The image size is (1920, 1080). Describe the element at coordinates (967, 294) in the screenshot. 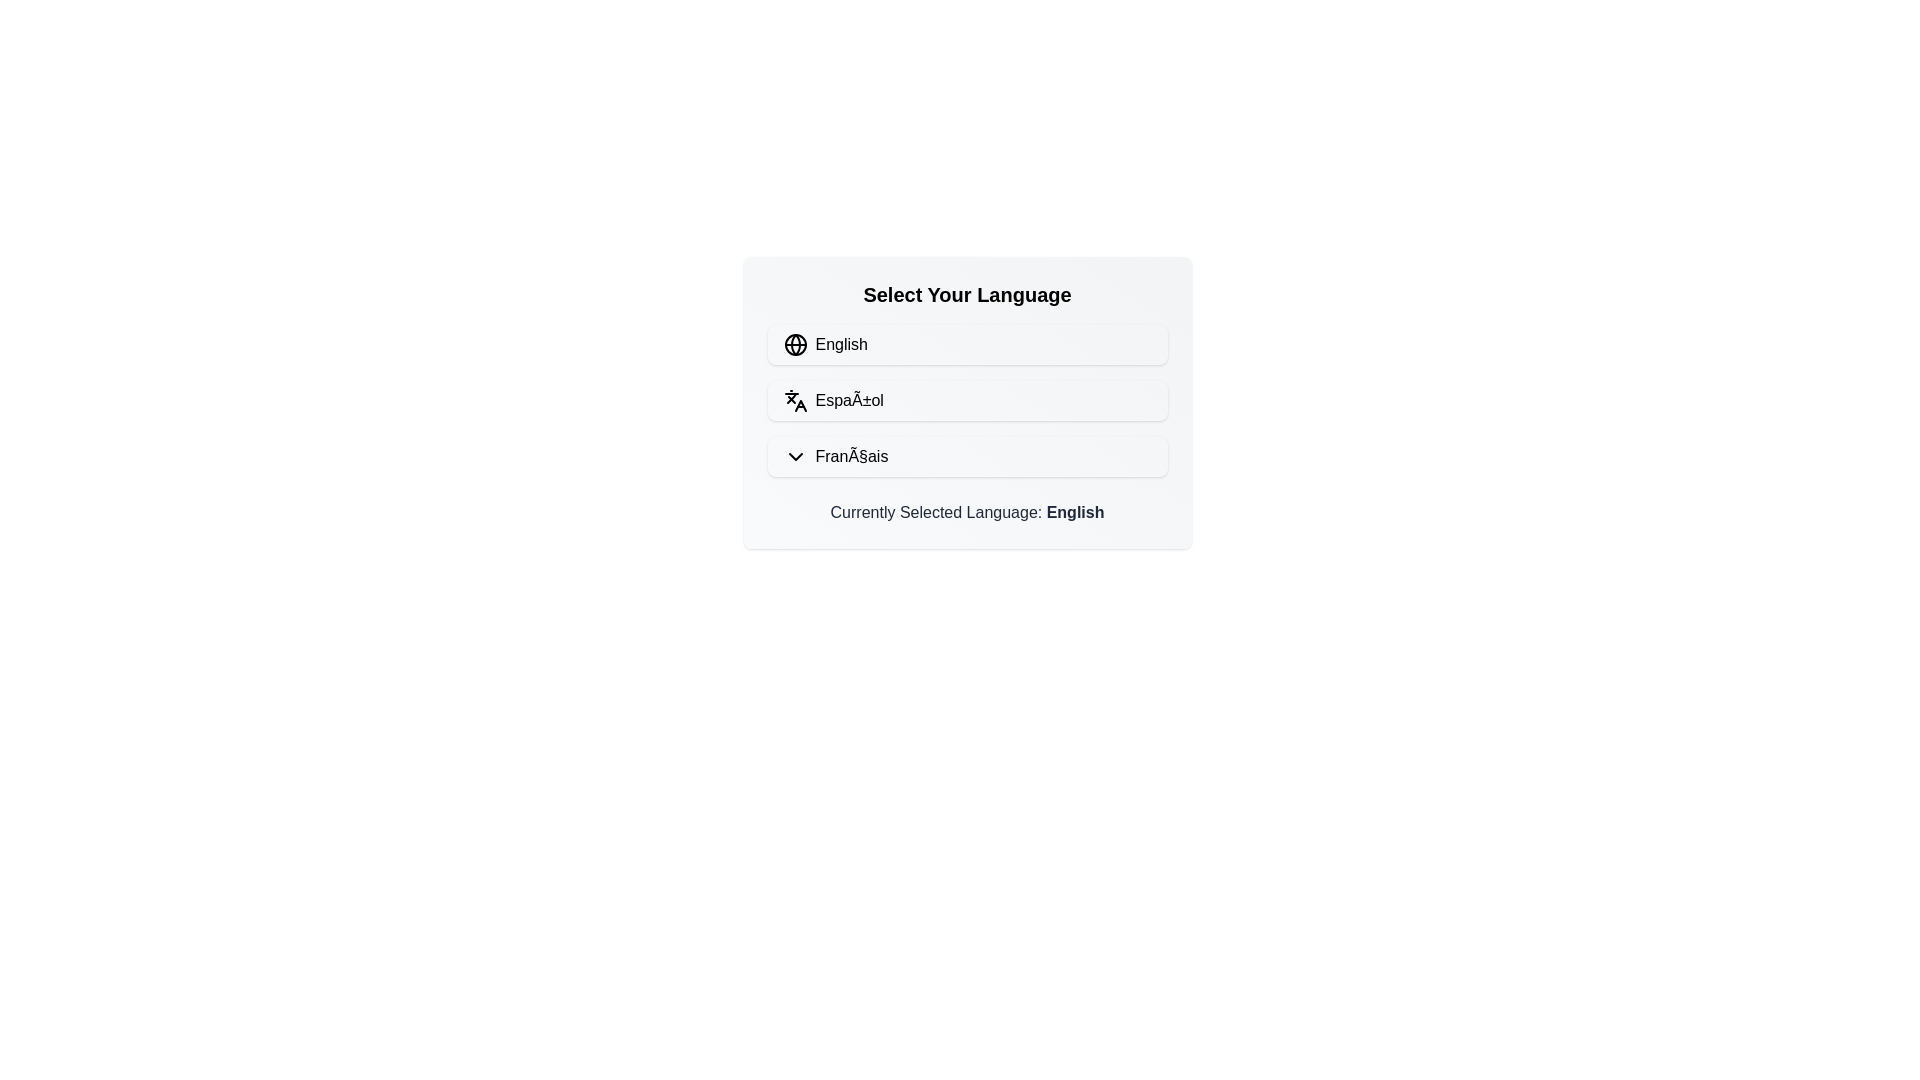

I see `bold, center-aligned header text 'Select Your Language' located at the top of the language selection card` at that location.